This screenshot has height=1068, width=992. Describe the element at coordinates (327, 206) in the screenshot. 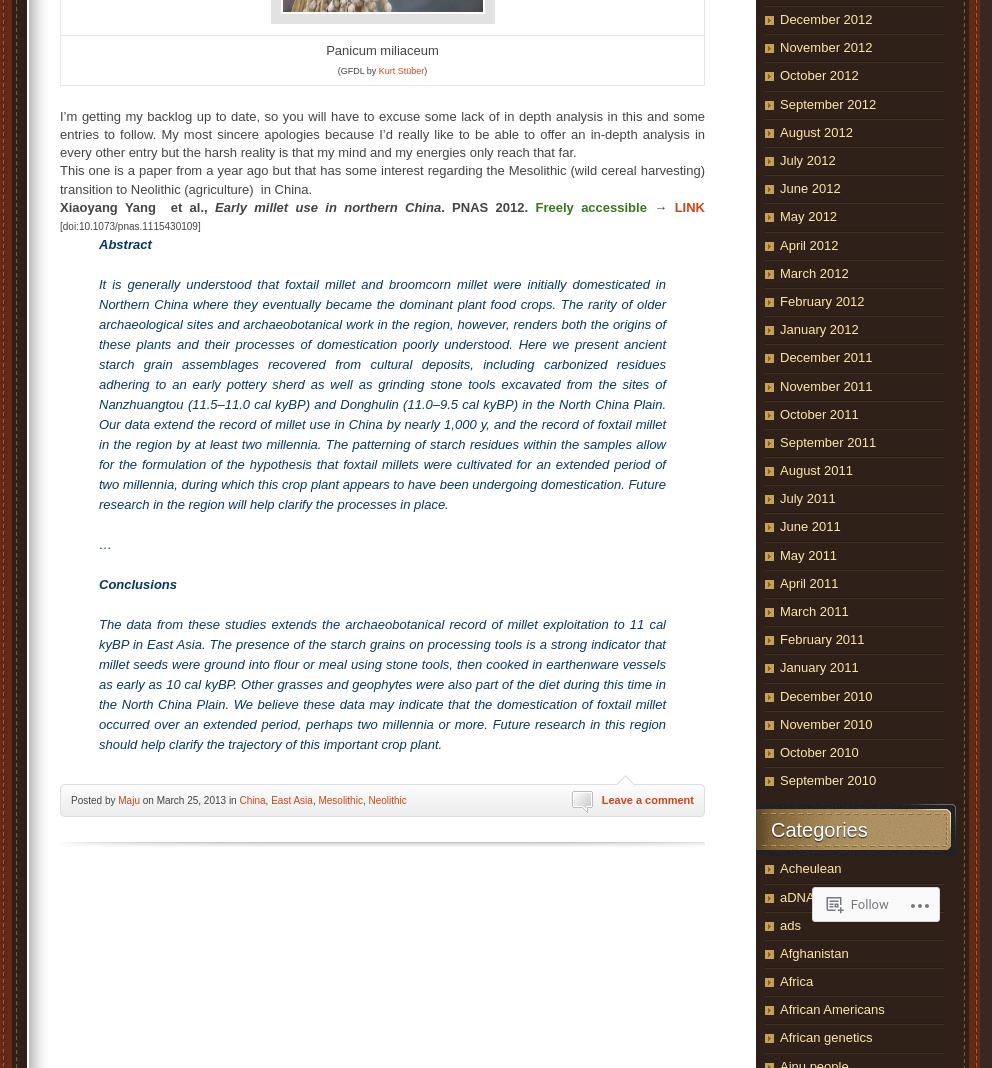

I see `'Early millet use in northern China'` at that location.